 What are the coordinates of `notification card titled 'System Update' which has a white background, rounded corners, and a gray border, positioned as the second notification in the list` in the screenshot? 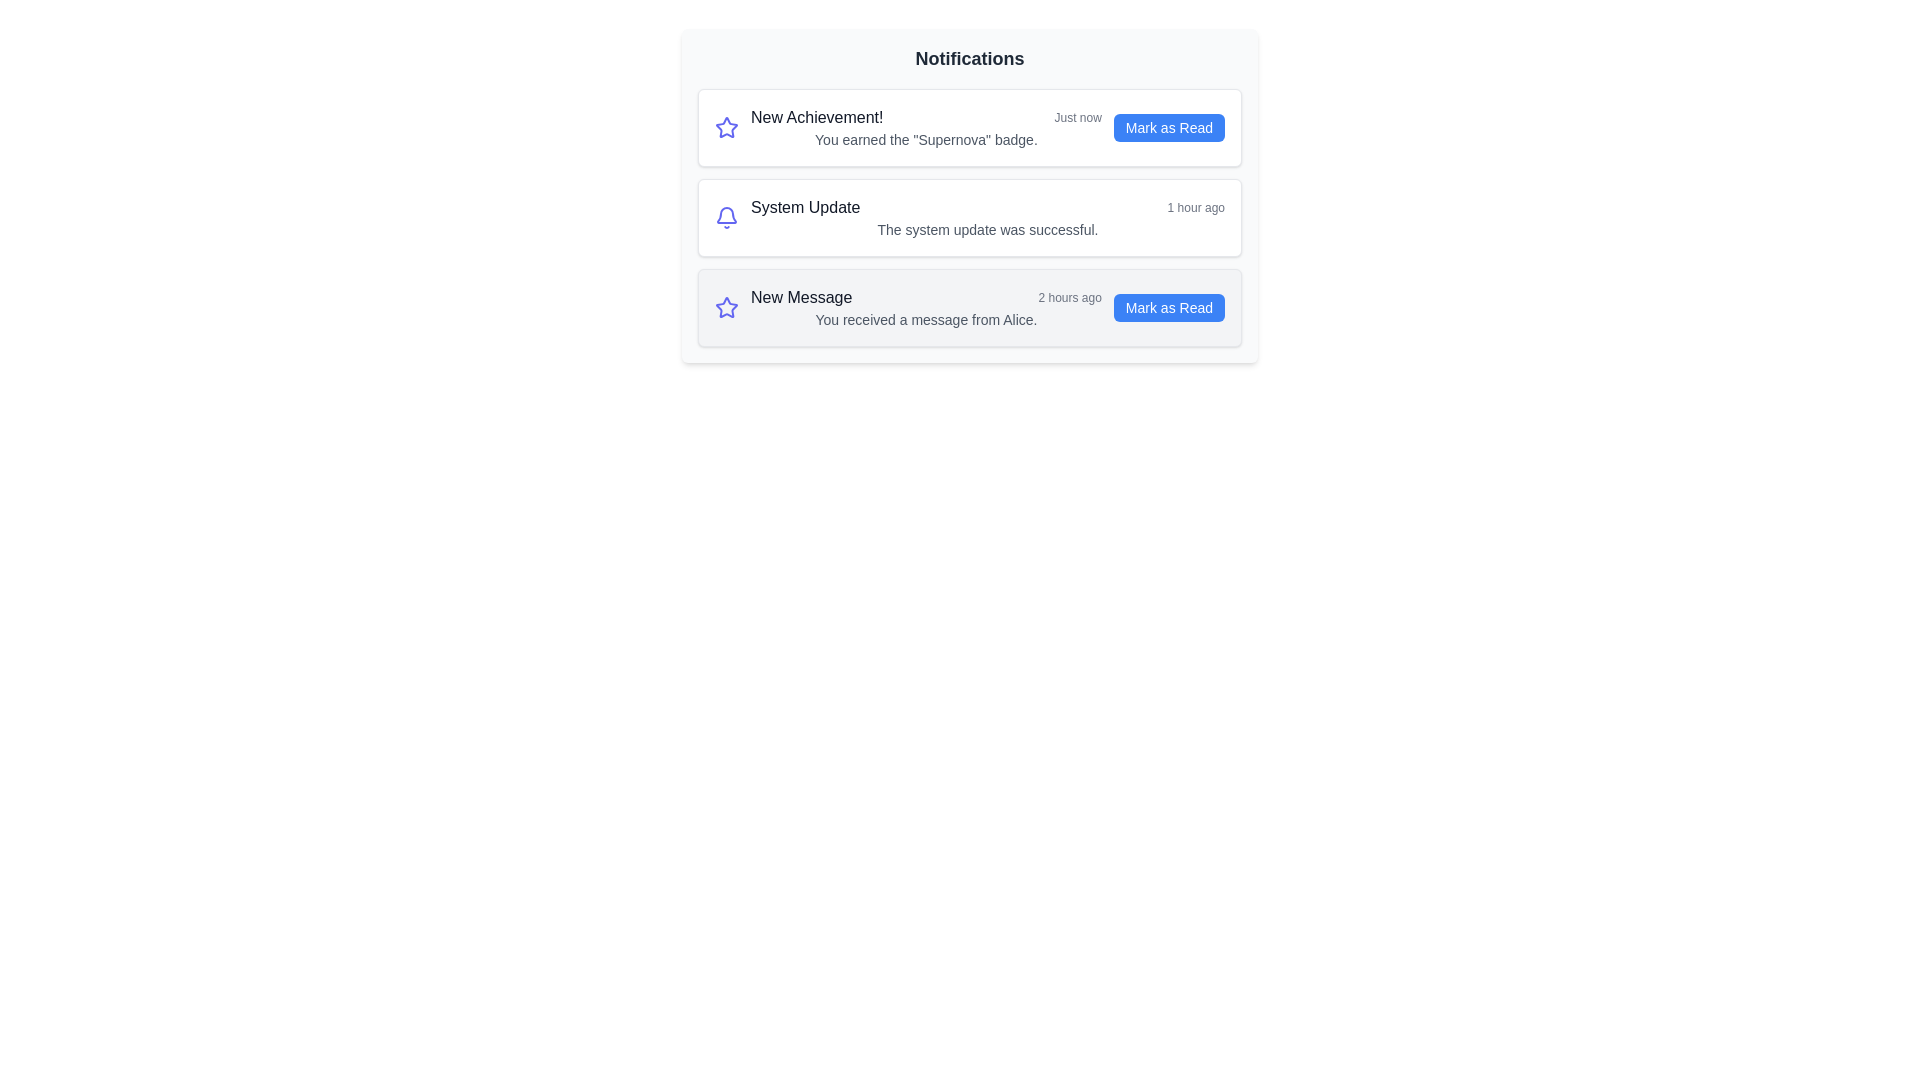 It's located at (969, 218).